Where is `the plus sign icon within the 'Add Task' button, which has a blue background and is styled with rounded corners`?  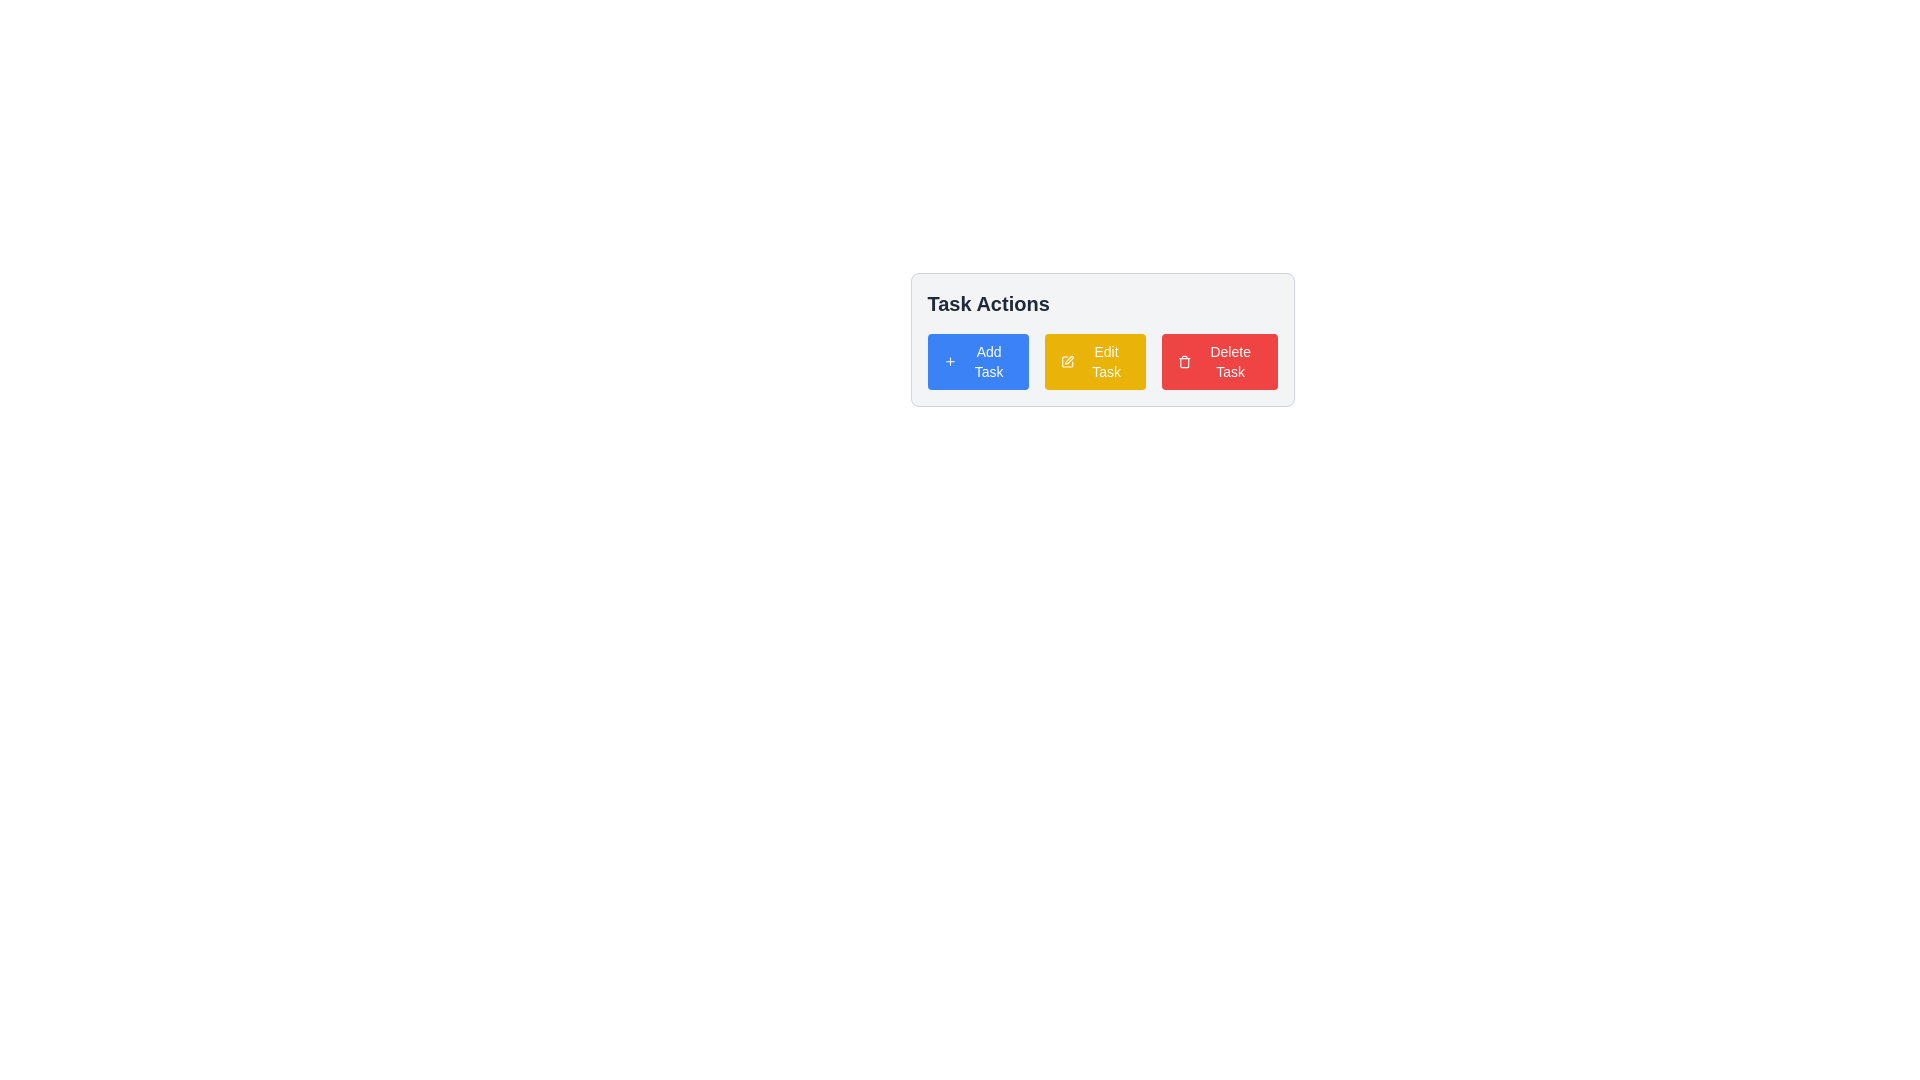 the plus sign icon within the 'Add Task' button, which has a blue background and is styled with rounded corners is located at coordinates (949, 362).